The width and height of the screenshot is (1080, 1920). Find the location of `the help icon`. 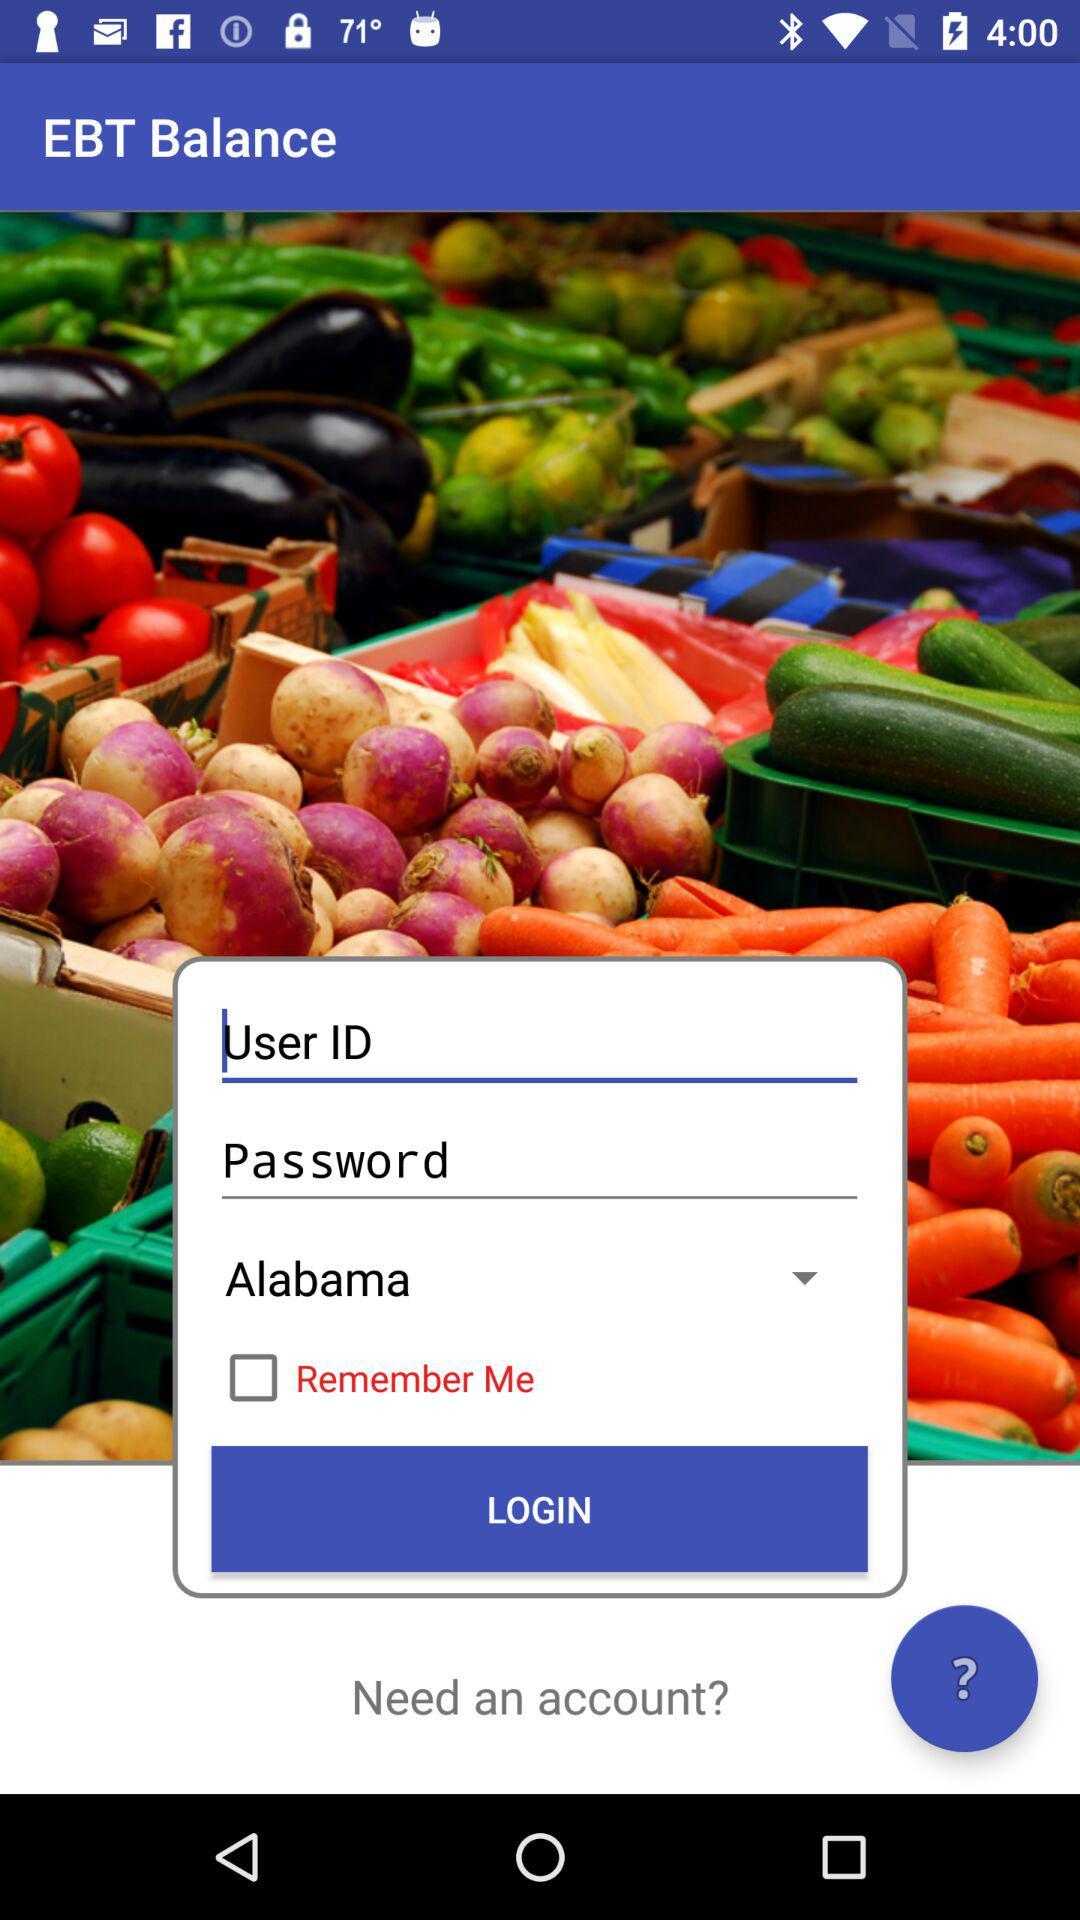

the help icon is located at coordinates (963, 1678).